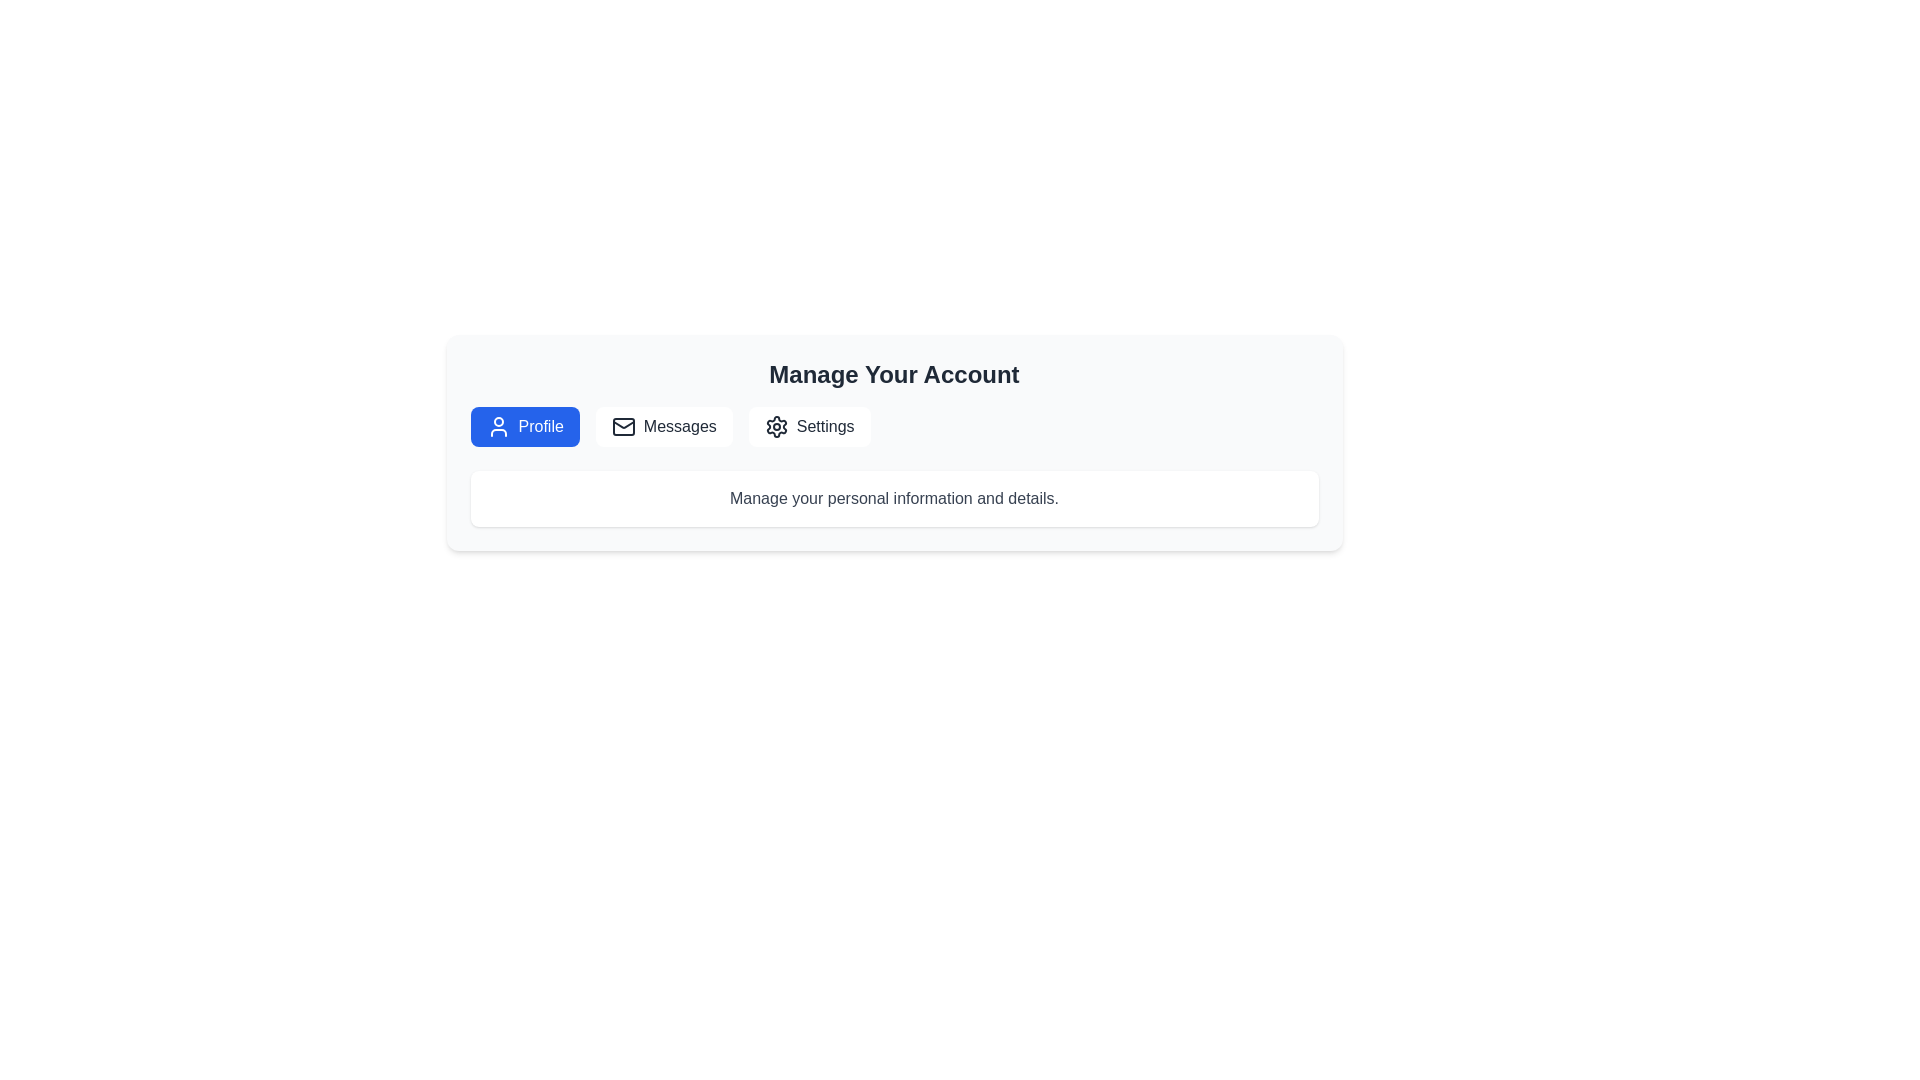  What do you see at coordinates (775, 426) in the screenshot?
I see `the gear-shaped icon on the left side of the 'Settings' button` at bounding box center [775, 426].